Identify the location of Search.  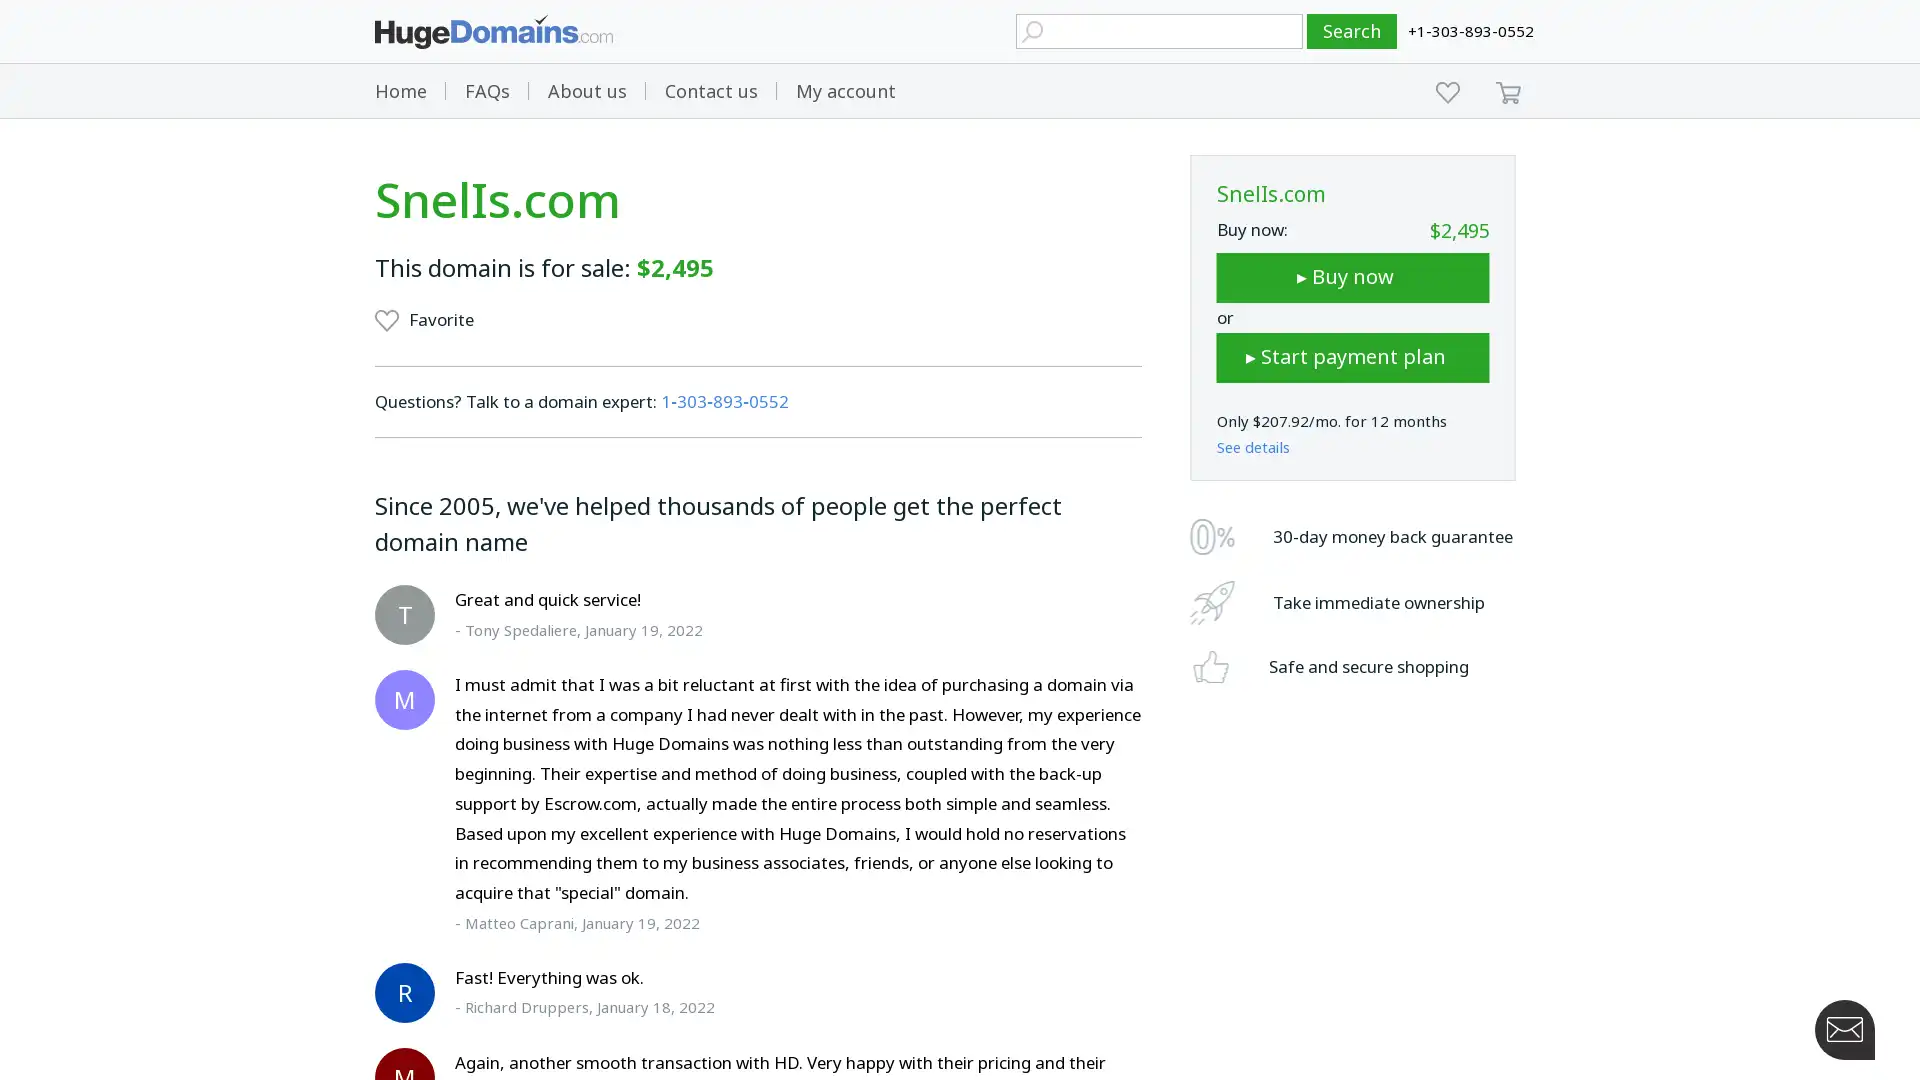
(1352, 31).